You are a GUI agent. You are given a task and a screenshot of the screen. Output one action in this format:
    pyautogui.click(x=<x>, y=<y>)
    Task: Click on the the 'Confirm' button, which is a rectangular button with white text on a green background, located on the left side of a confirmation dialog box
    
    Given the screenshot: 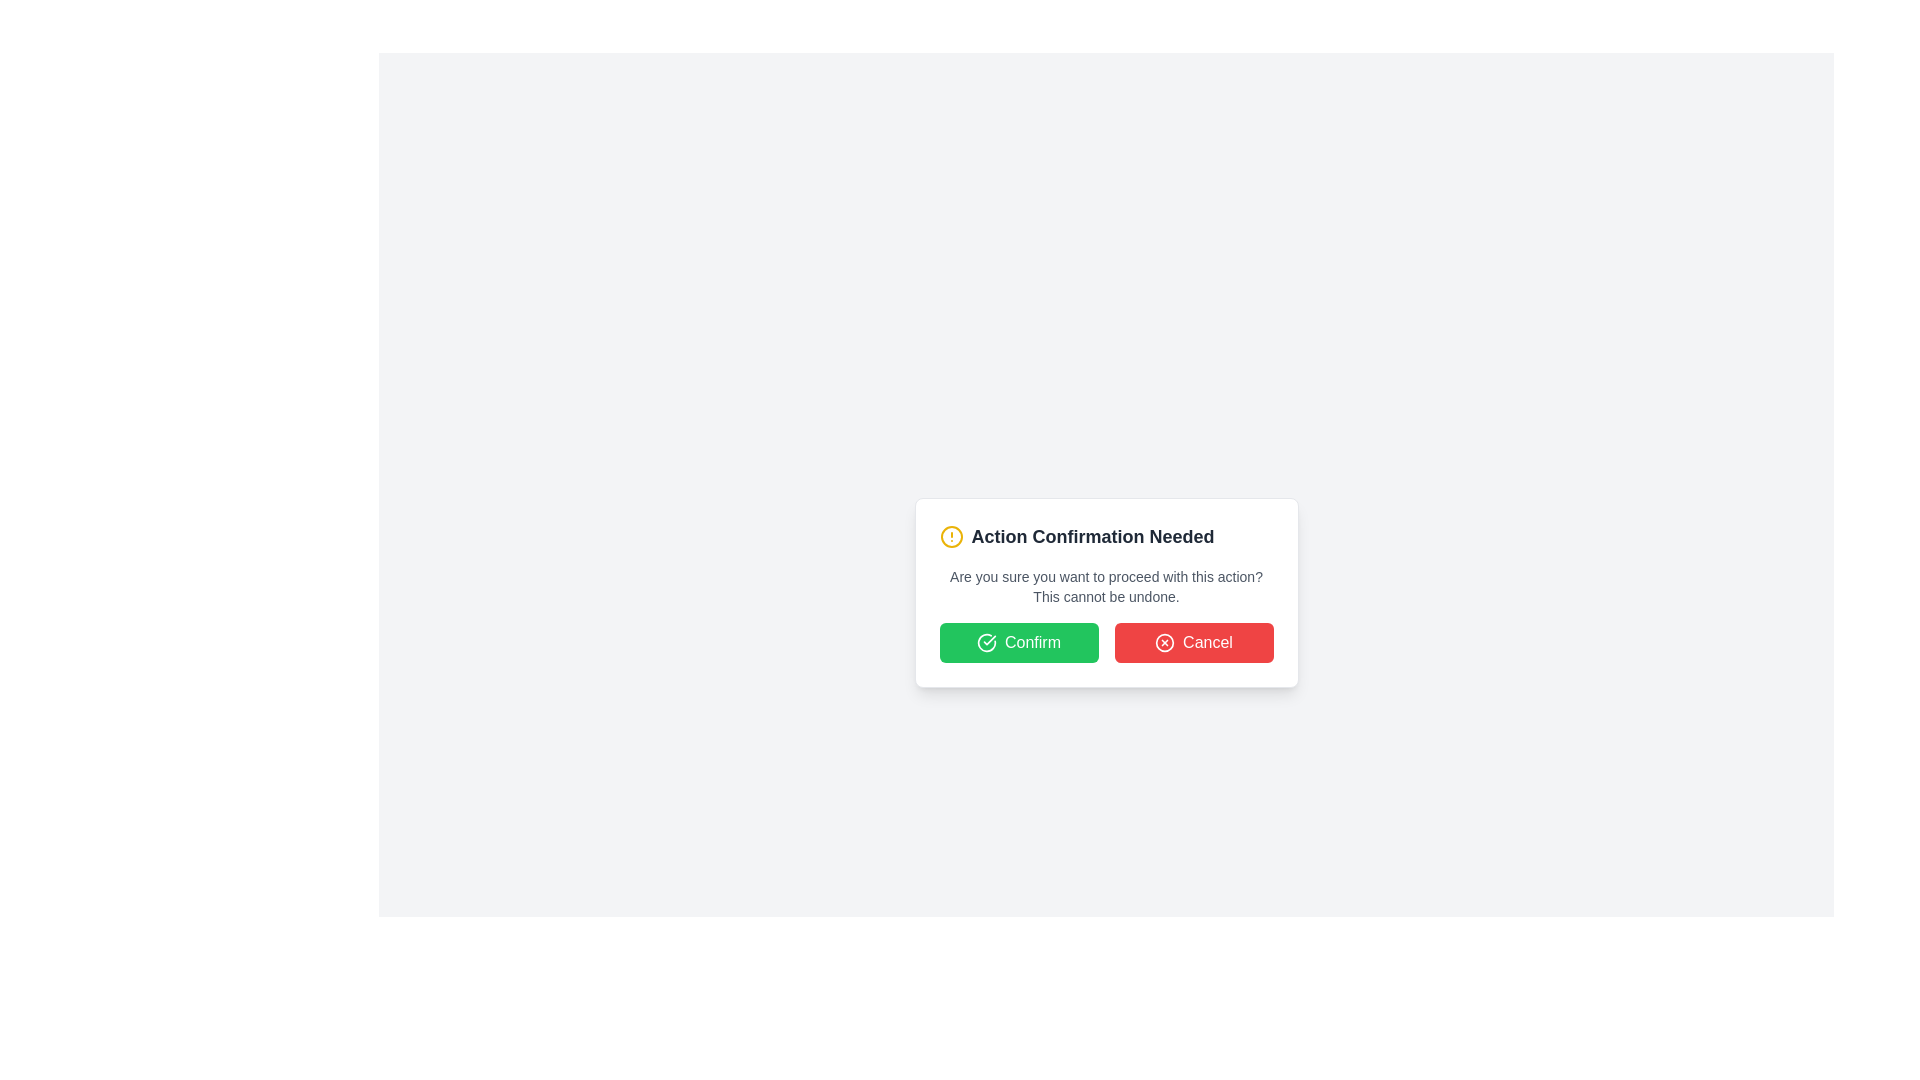 What is the action you would take?
    pyautogui.click(x=1018, y=643)
    